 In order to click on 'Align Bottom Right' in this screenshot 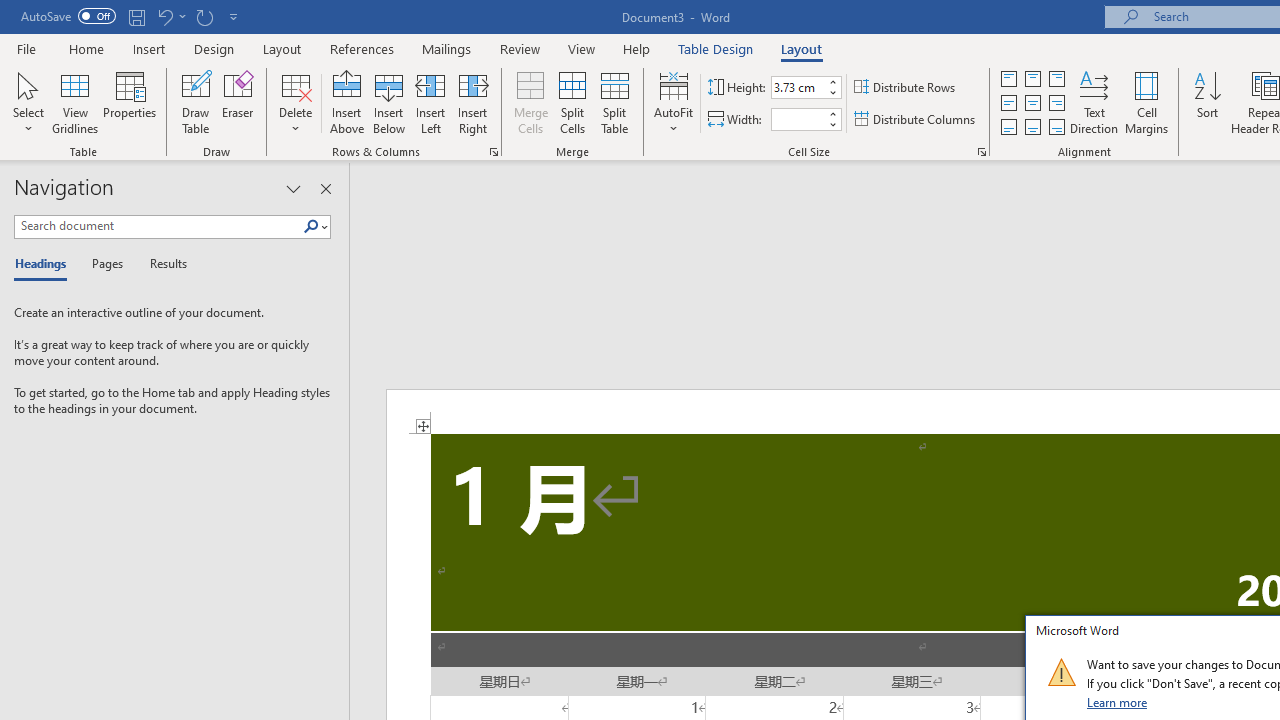, I will do `click(1055, 127)`.